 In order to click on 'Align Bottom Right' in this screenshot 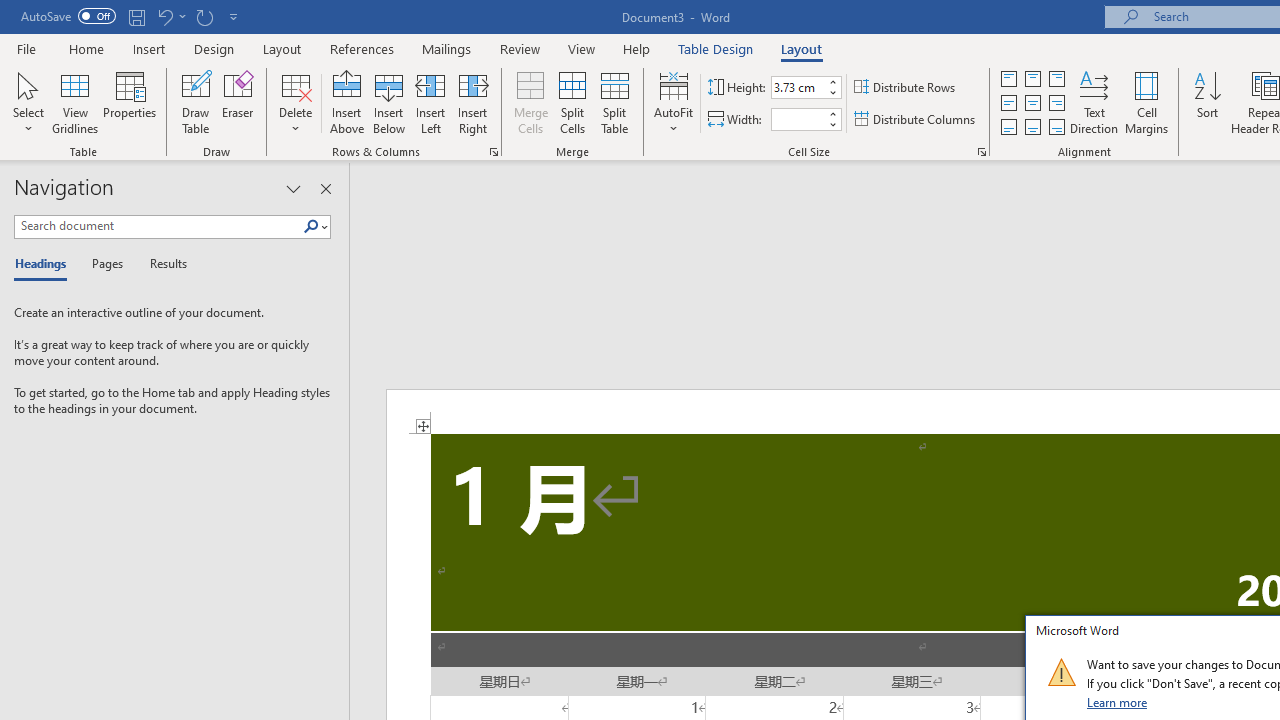, I will do `click(1055, 127)`.